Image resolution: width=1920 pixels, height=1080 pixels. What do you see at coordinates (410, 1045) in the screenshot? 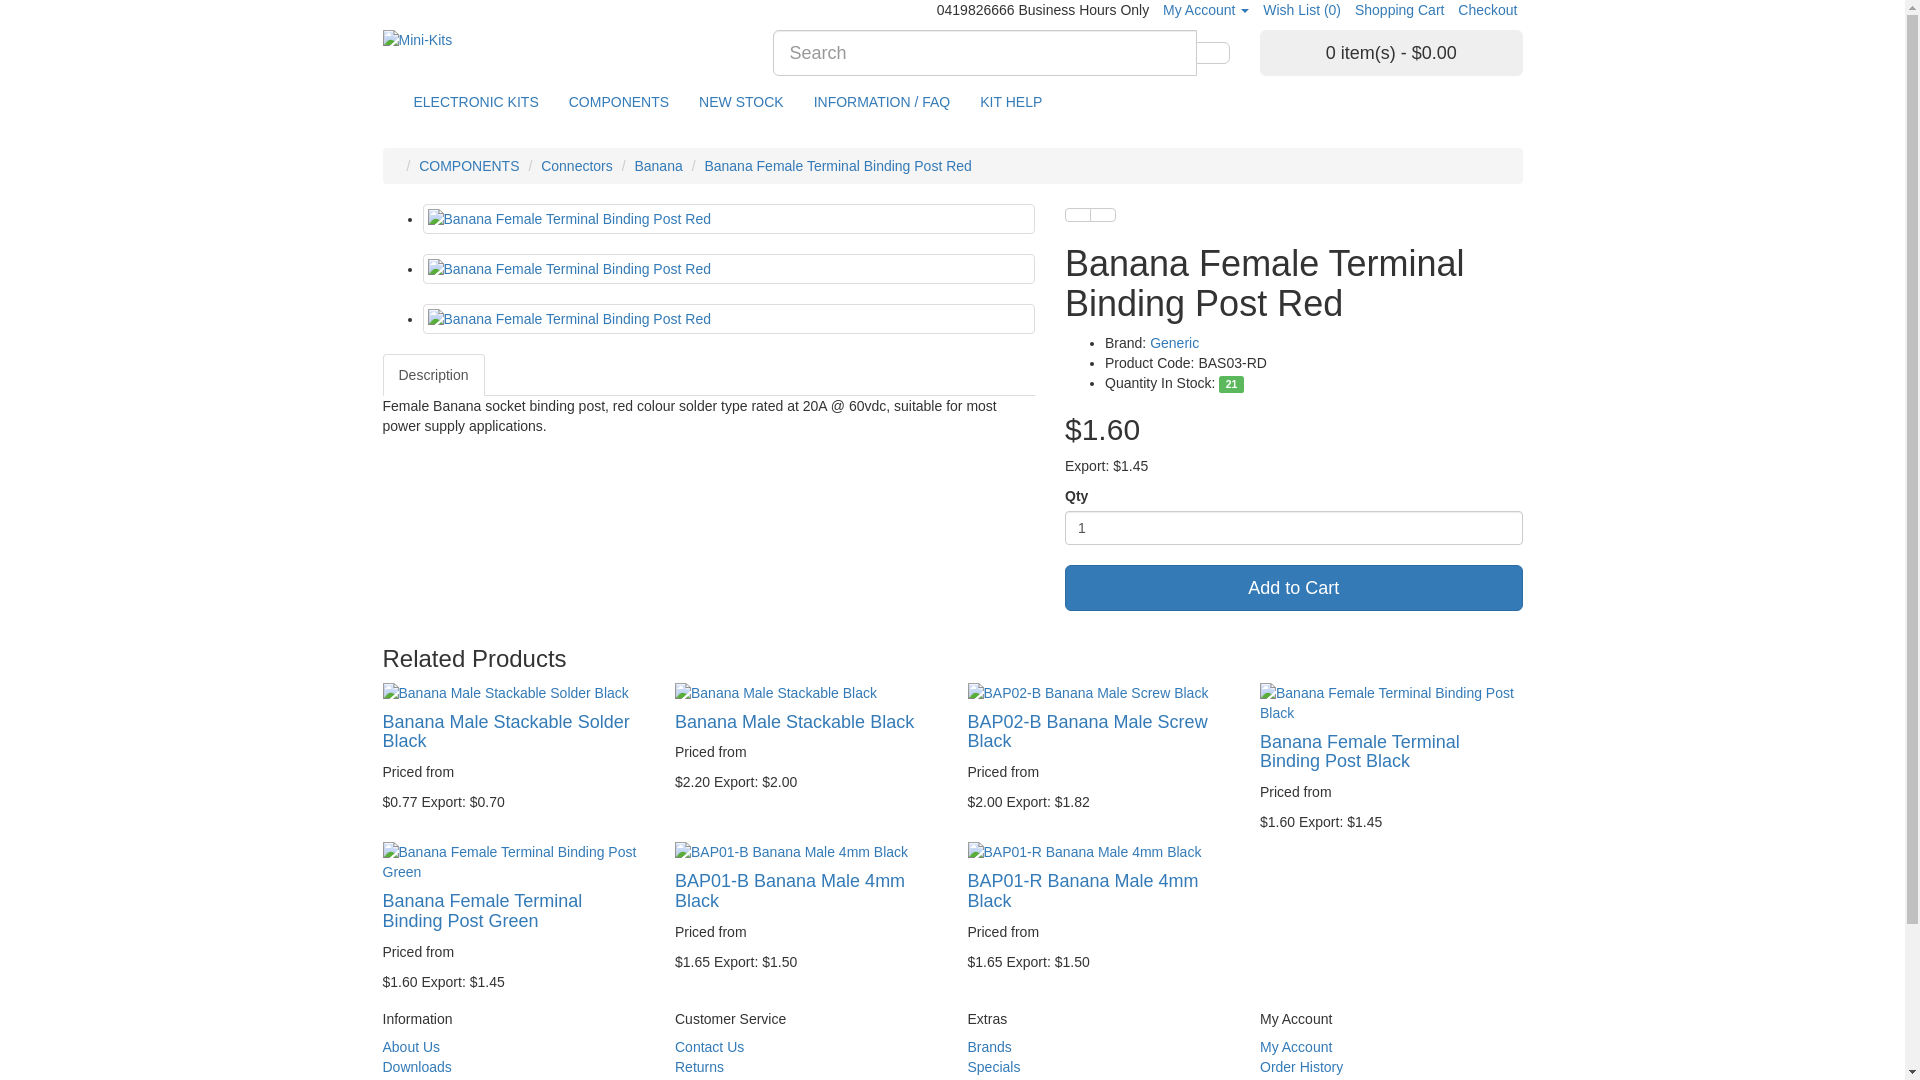
I see `'About Us'` at bounding box center [410, 1045].